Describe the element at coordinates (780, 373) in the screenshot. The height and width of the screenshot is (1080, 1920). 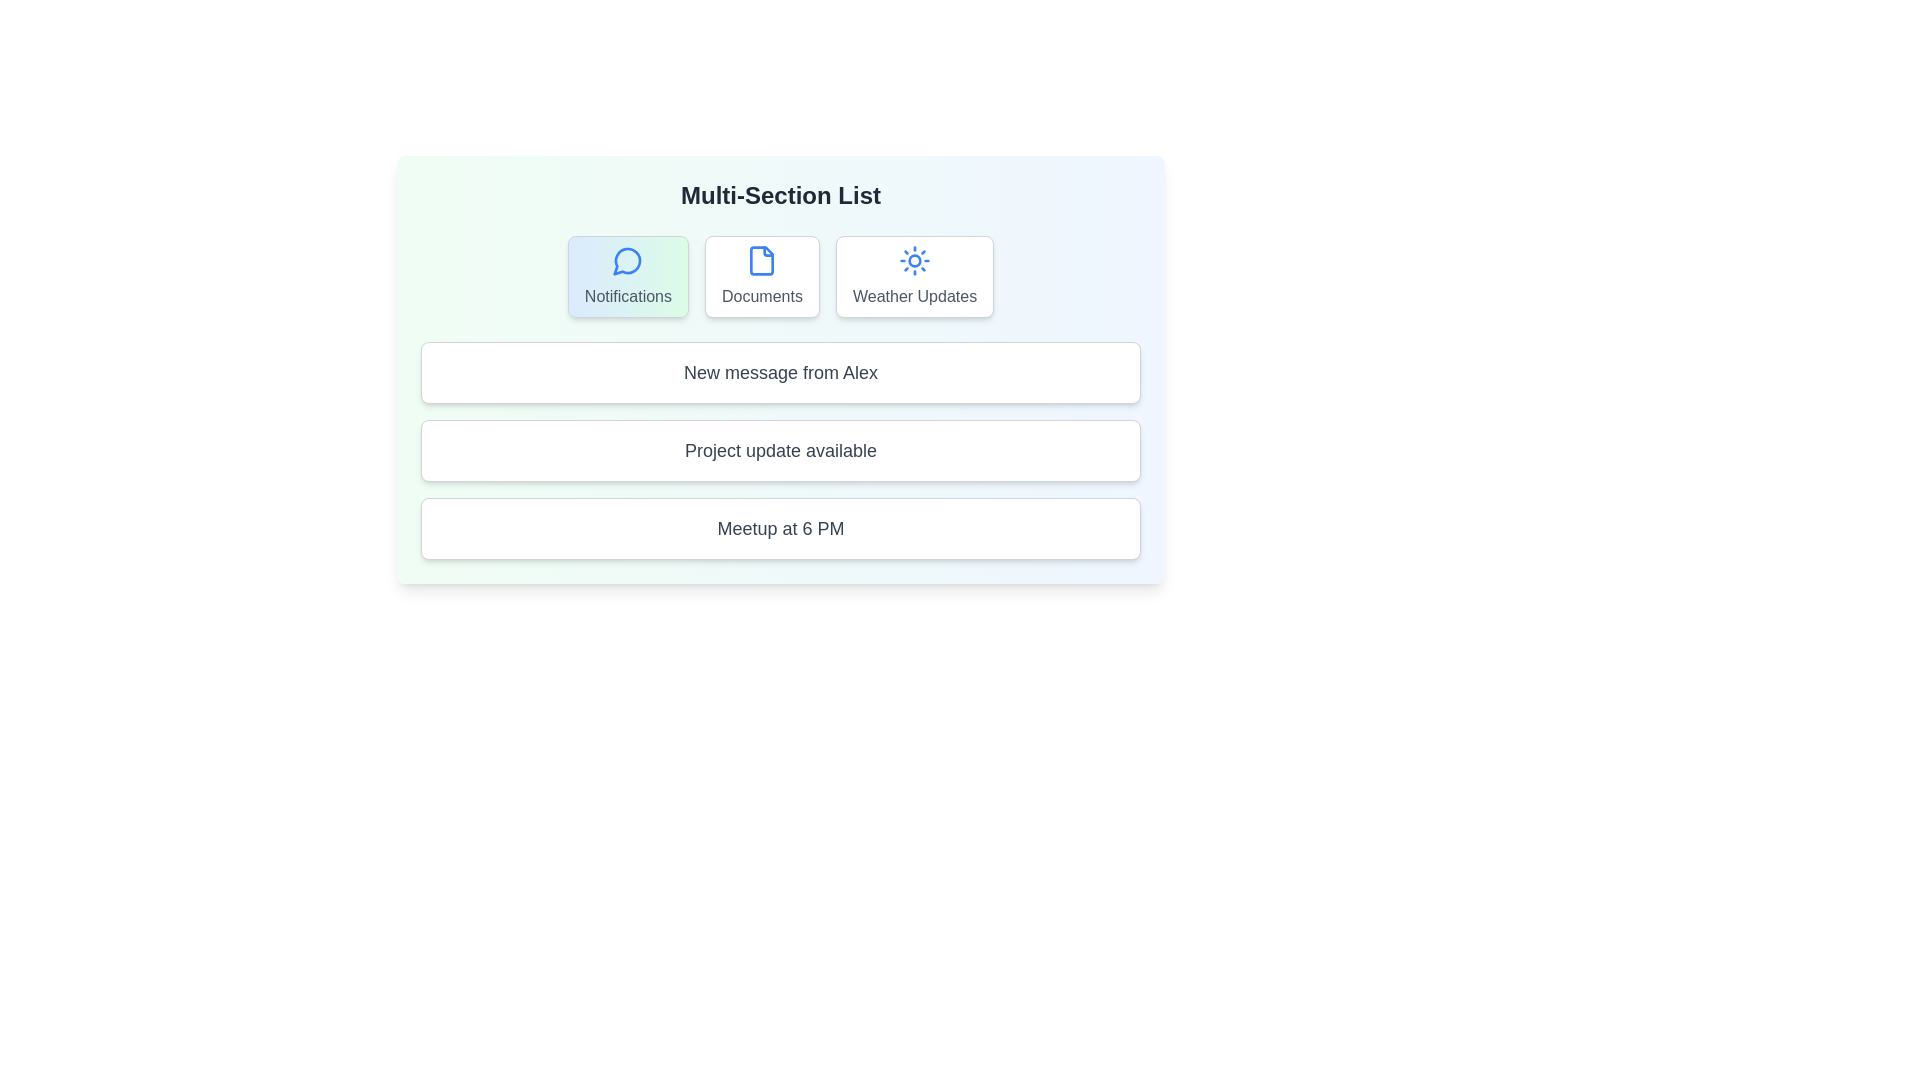
I see `the text 'New message from Alex' to select it` at that location.